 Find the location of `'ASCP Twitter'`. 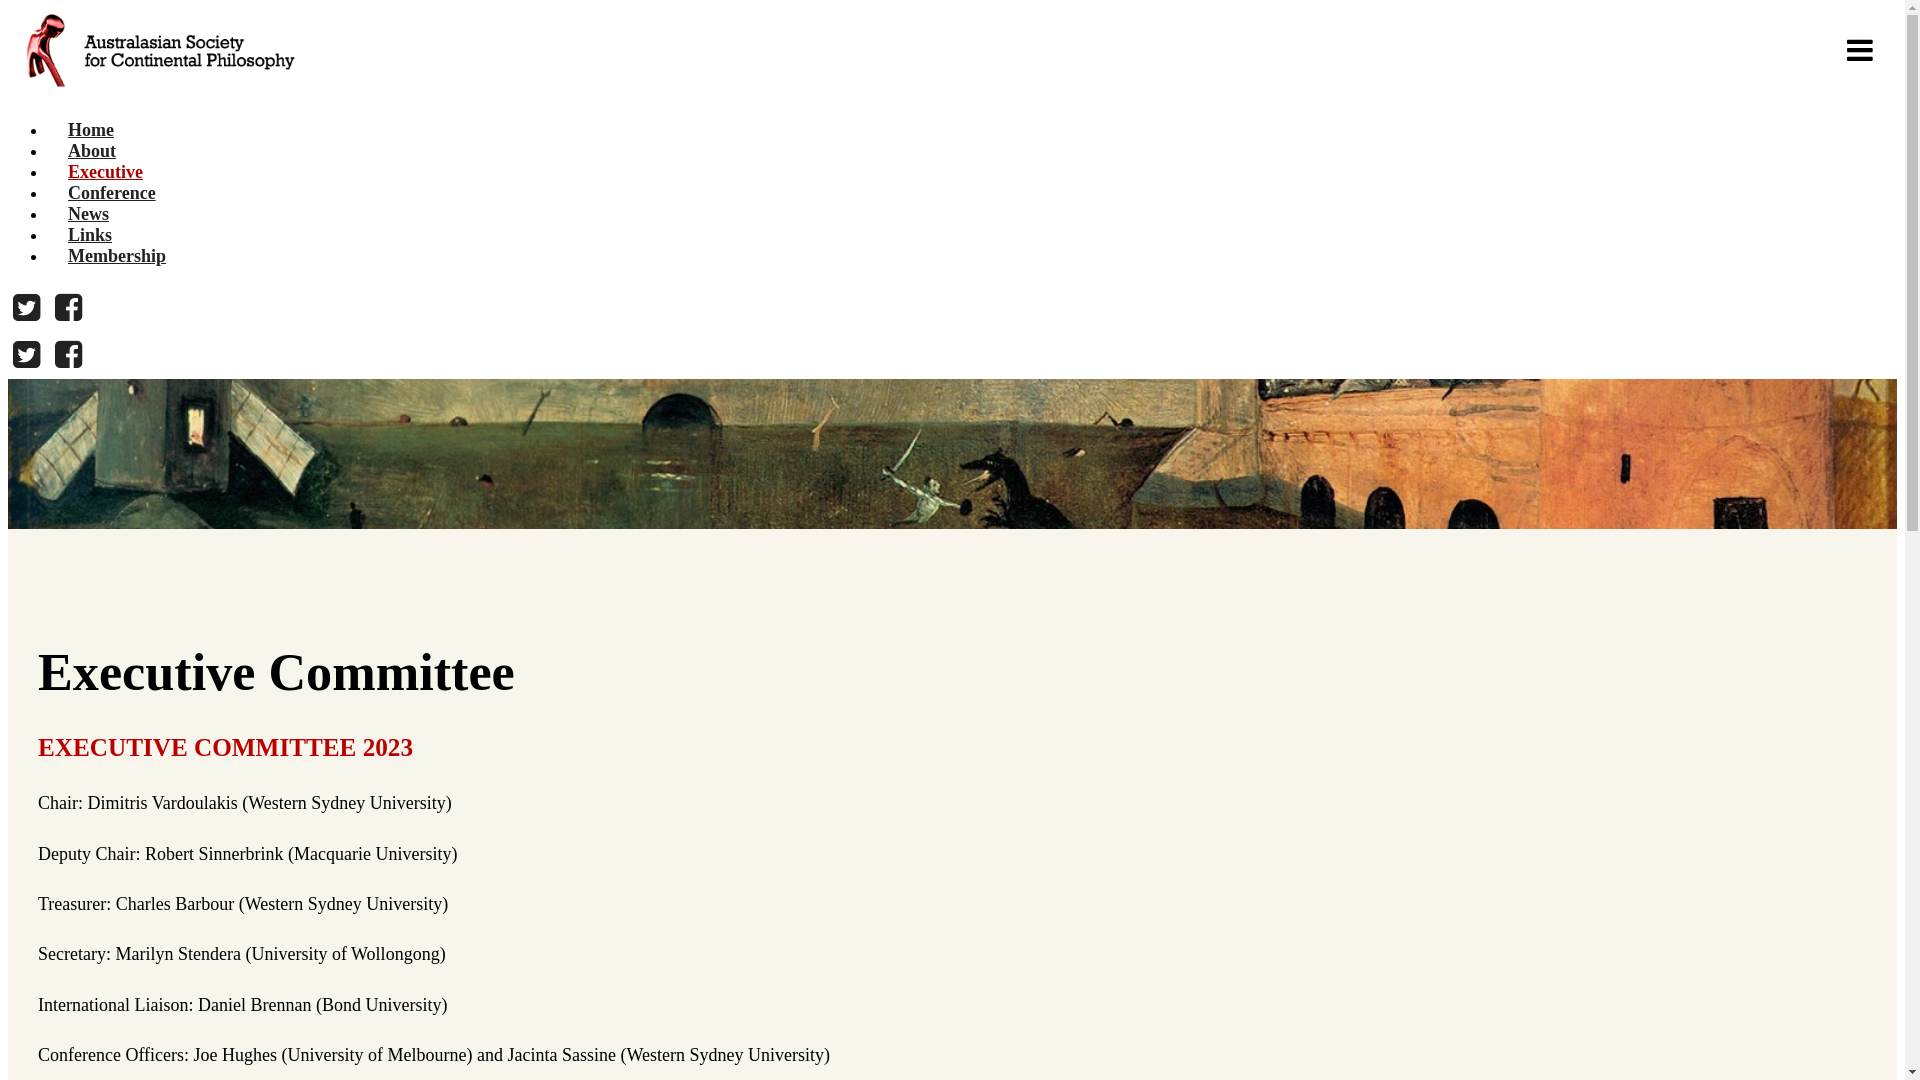

'ASCP Twitter' is located at coordinates (26, 308).